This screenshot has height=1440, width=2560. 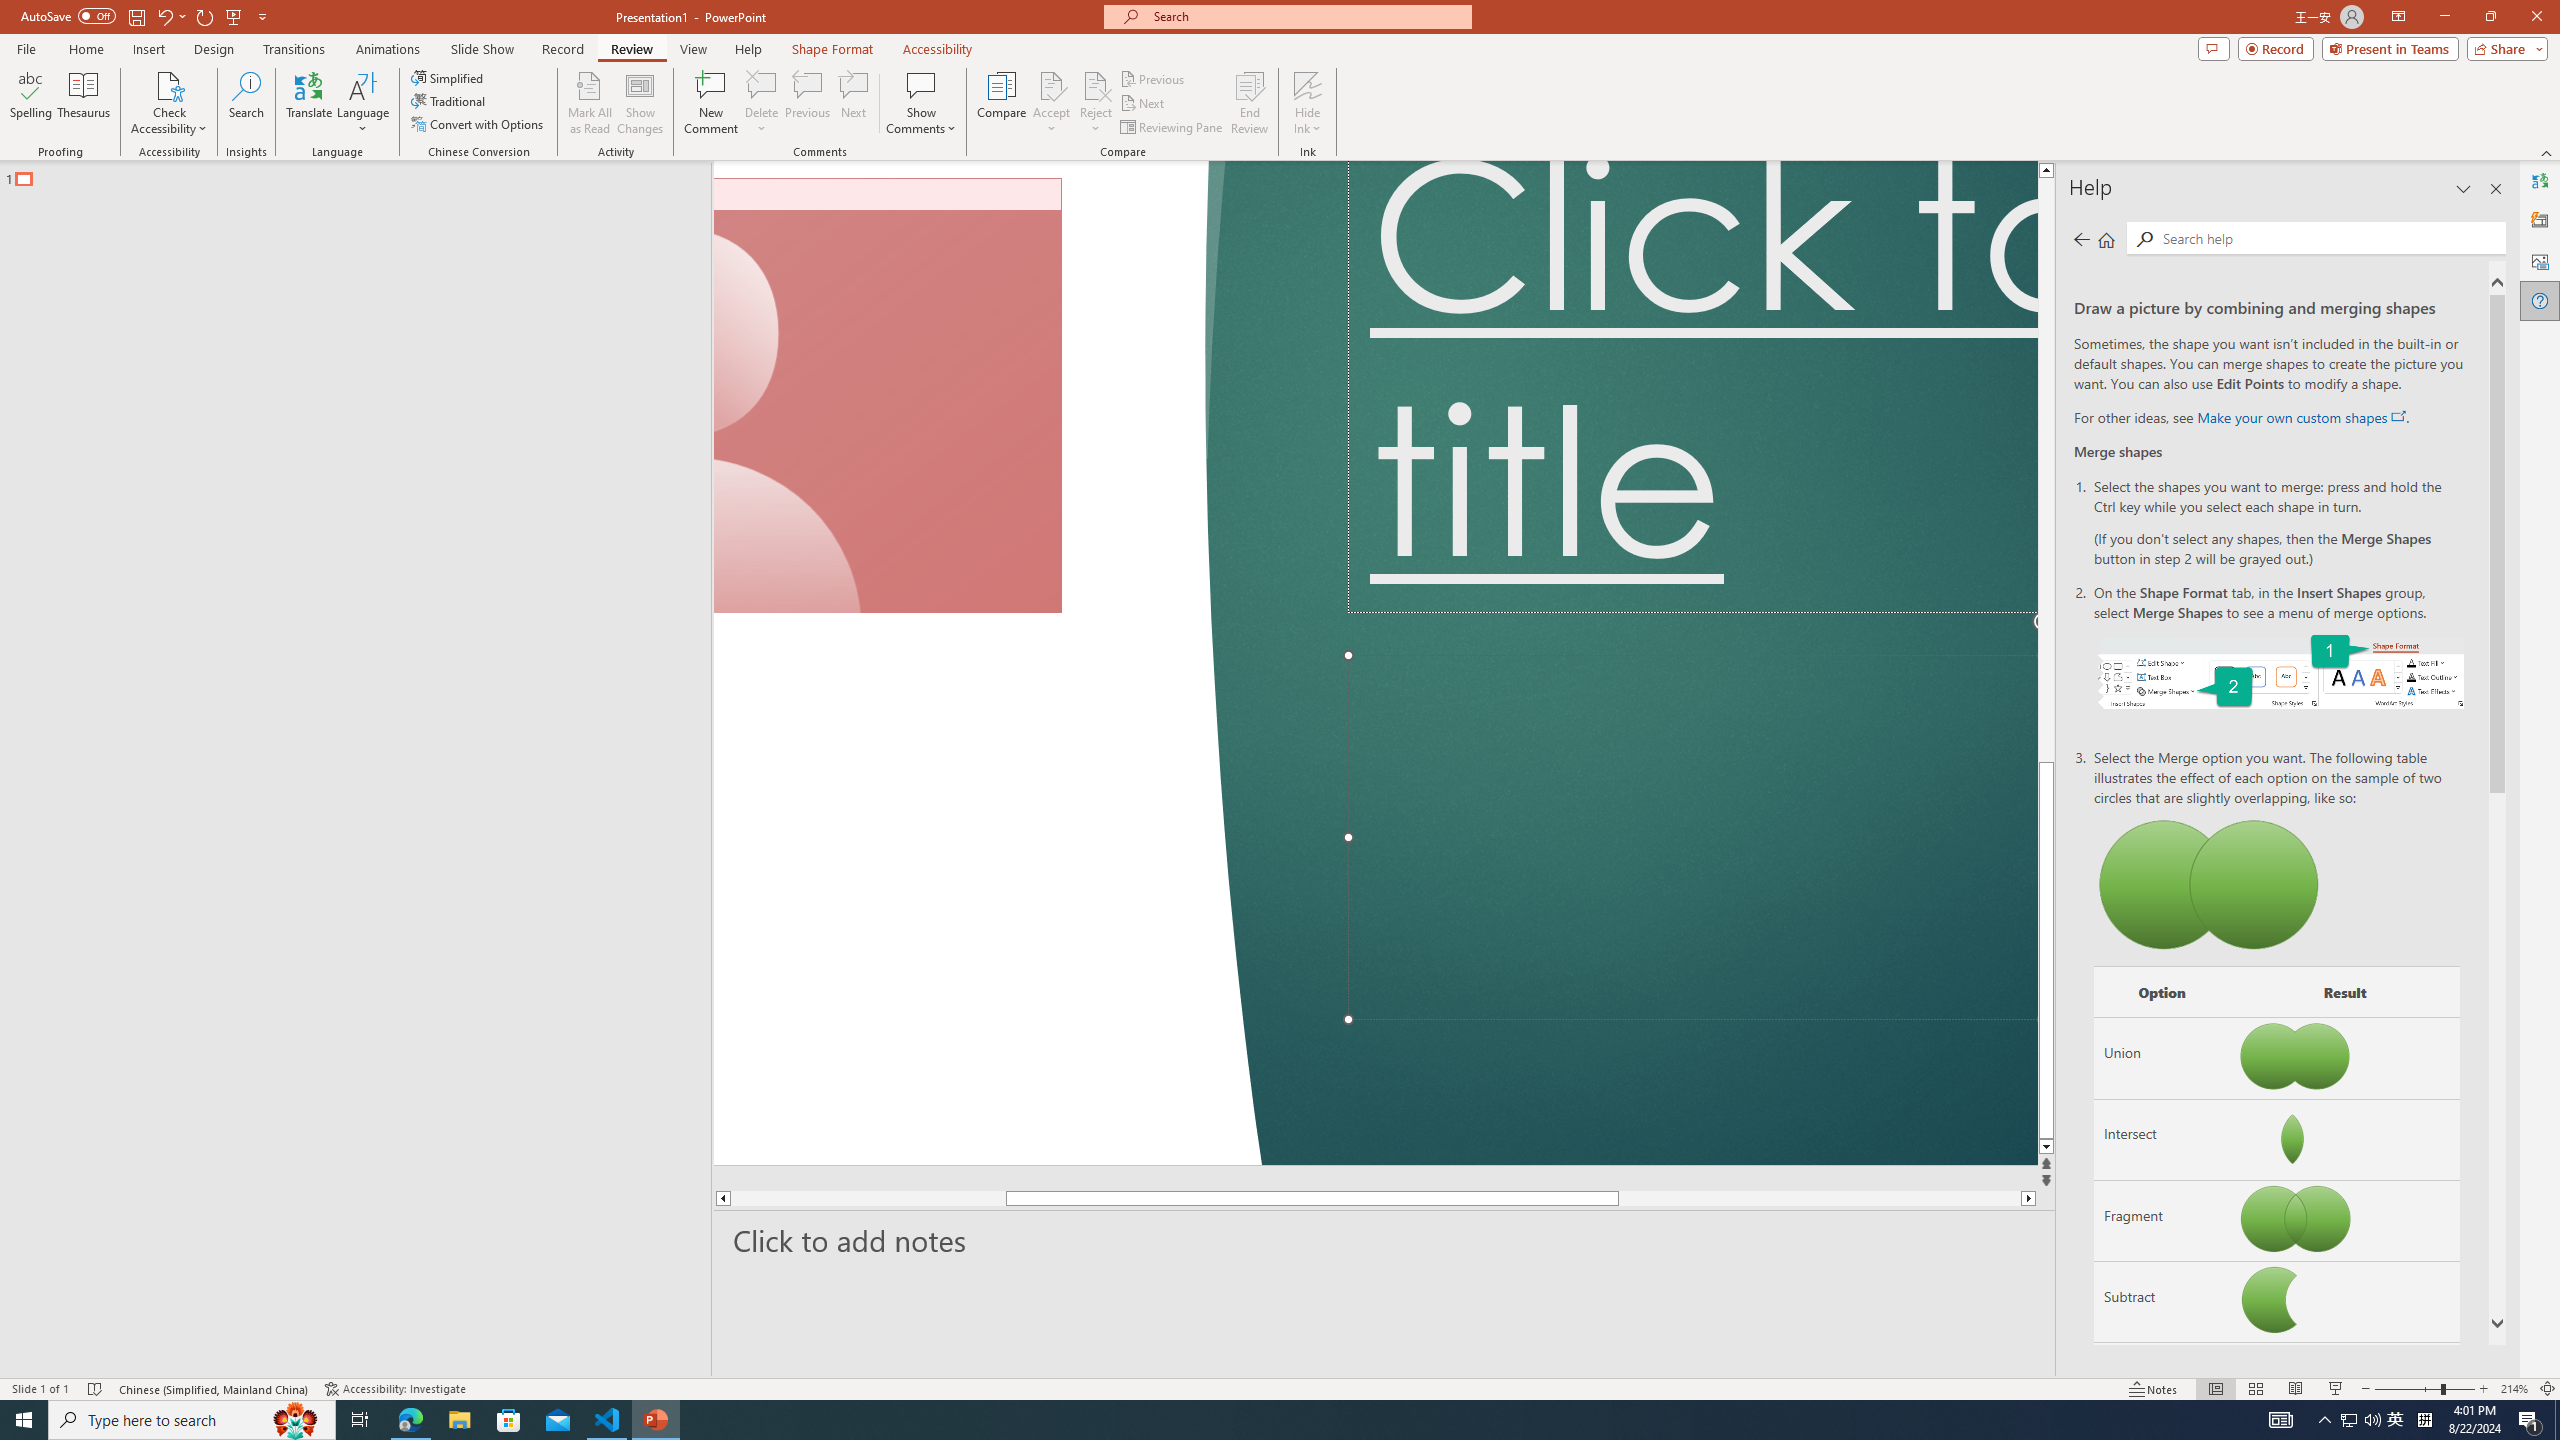 I want to click on 'Subtract', so click(x=2160, y=1302).